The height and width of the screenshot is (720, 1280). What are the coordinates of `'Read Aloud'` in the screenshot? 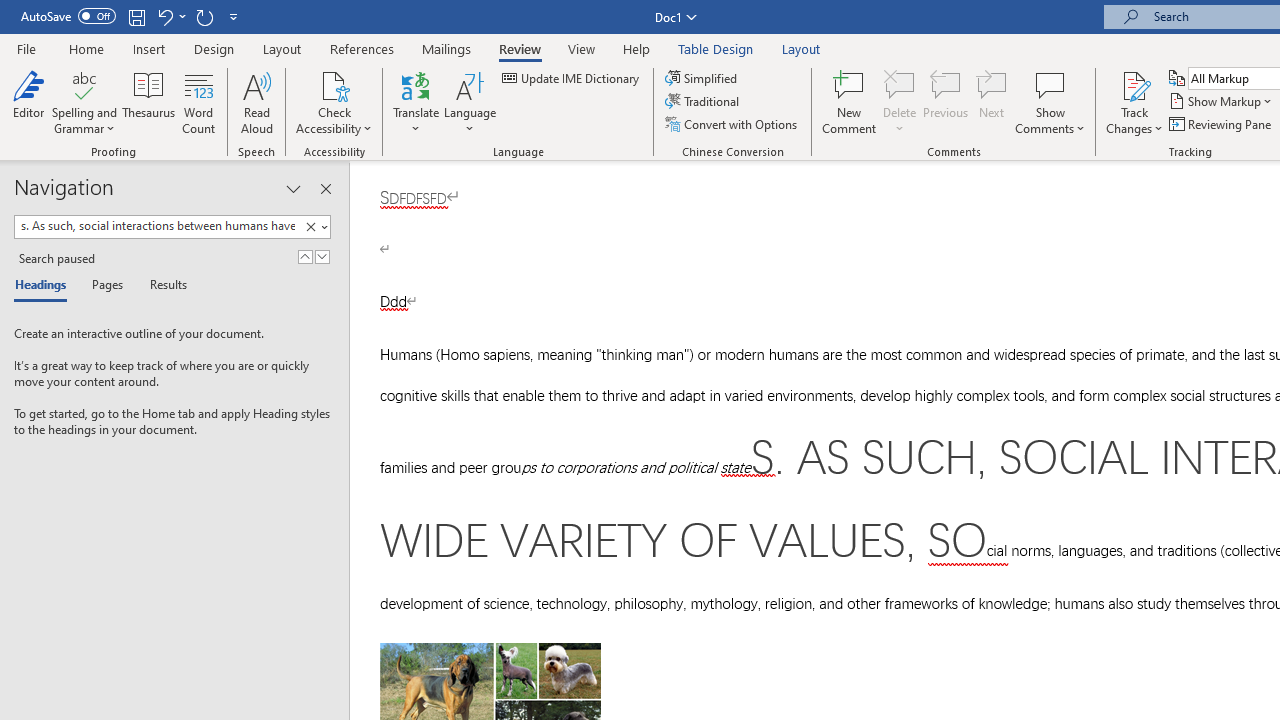 It's located at (255, 103).